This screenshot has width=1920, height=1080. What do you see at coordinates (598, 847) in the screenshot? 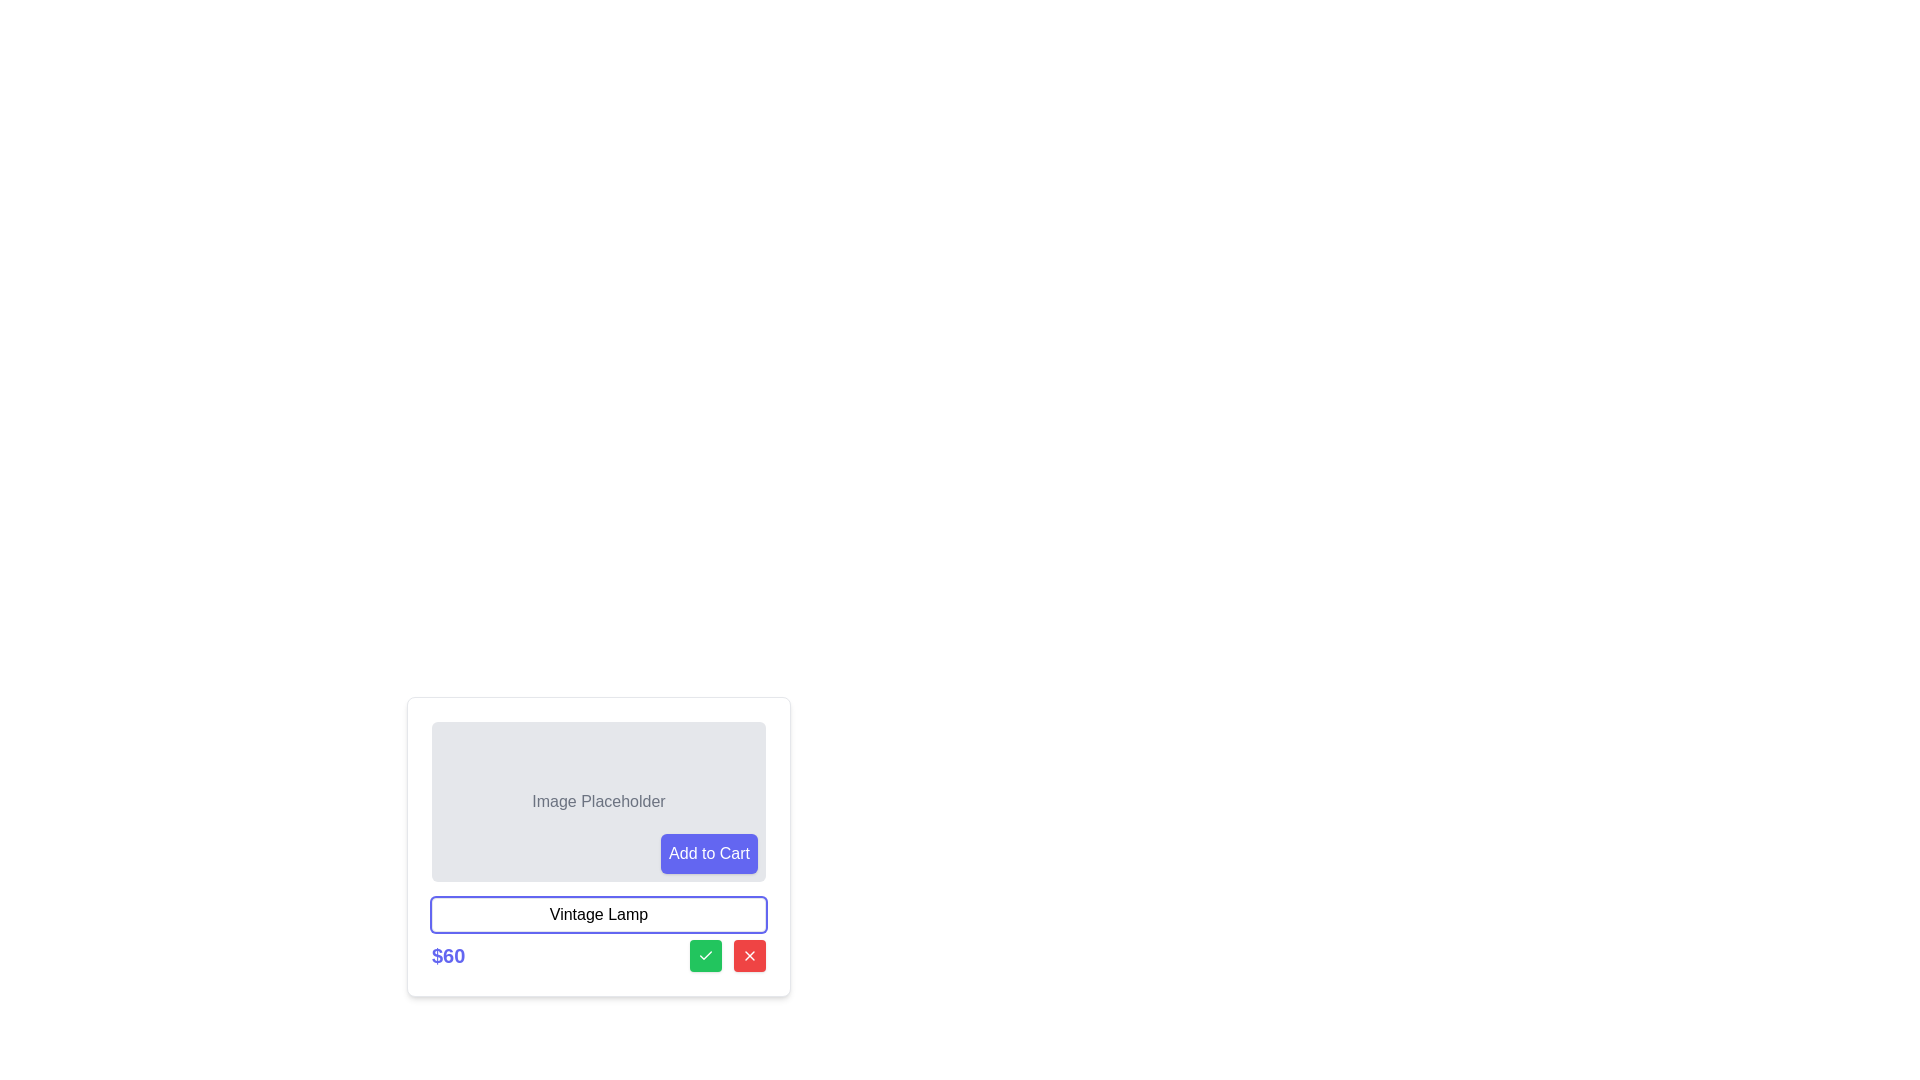
I see `the image placeholder within the card interface, which is part of a structured layout containing a call-to-action button labeled 'Add to Cart' and other product details` at bounding box center [598, 847].